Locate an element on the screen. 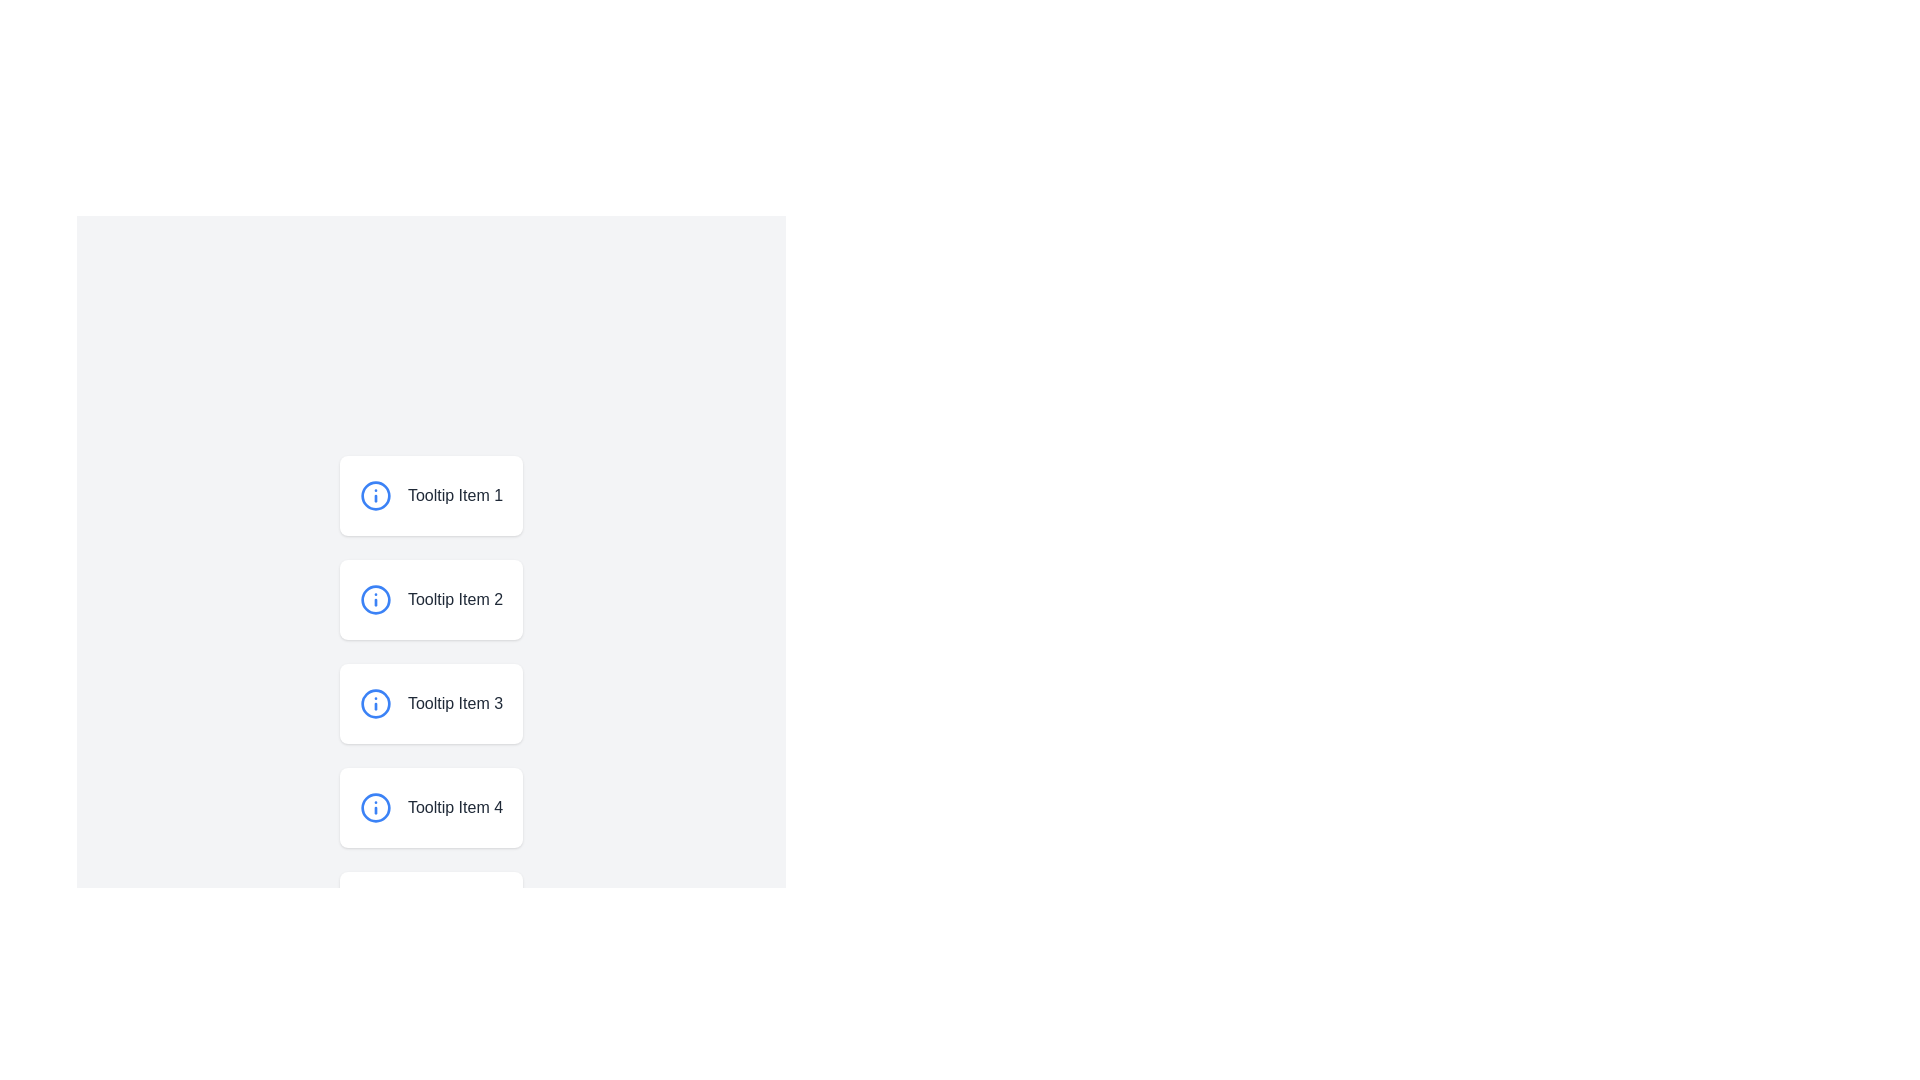 This screenshot has height=1080, width=1920. the circular graphical component with a blue outline, which is part of the third information icon next to 'Tooltip Item 3' is located at coordinates (375, 703).